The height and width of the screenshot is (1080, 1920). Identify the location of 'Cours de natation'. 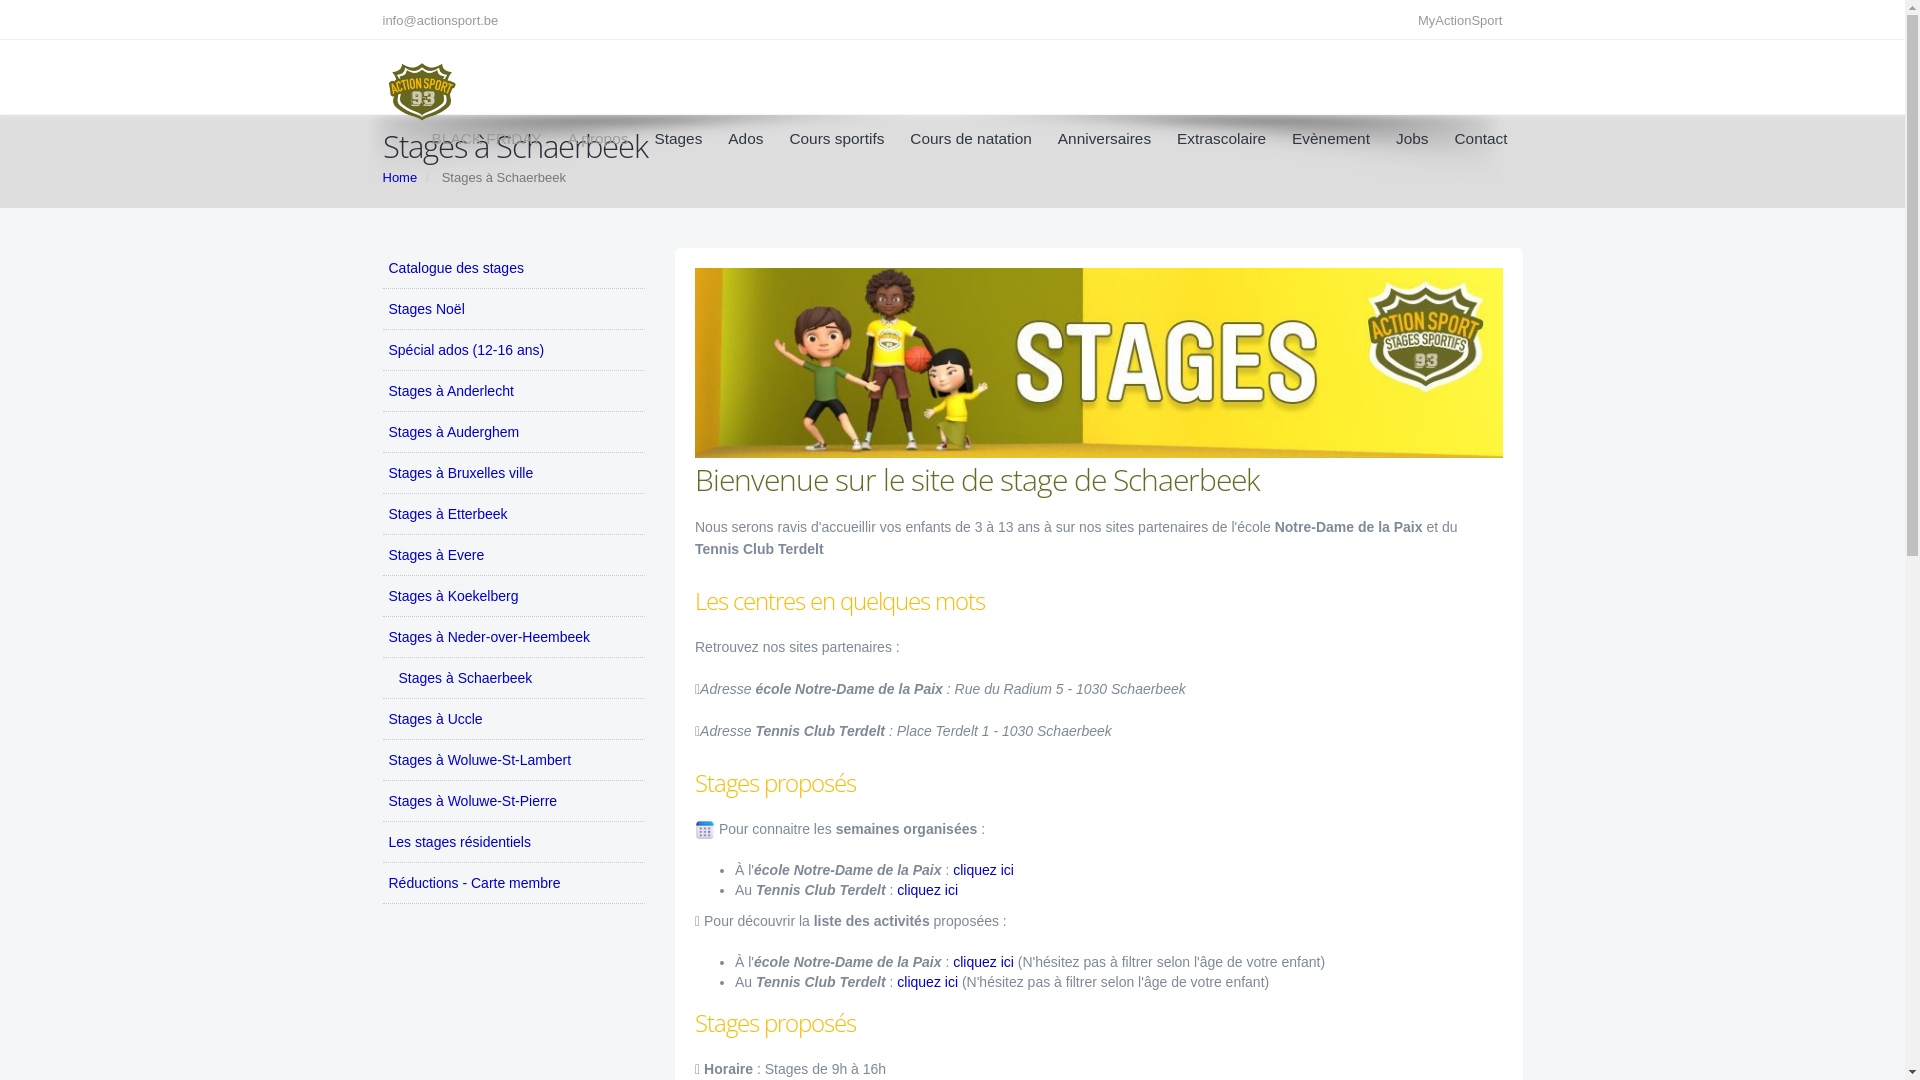
(893, 137).